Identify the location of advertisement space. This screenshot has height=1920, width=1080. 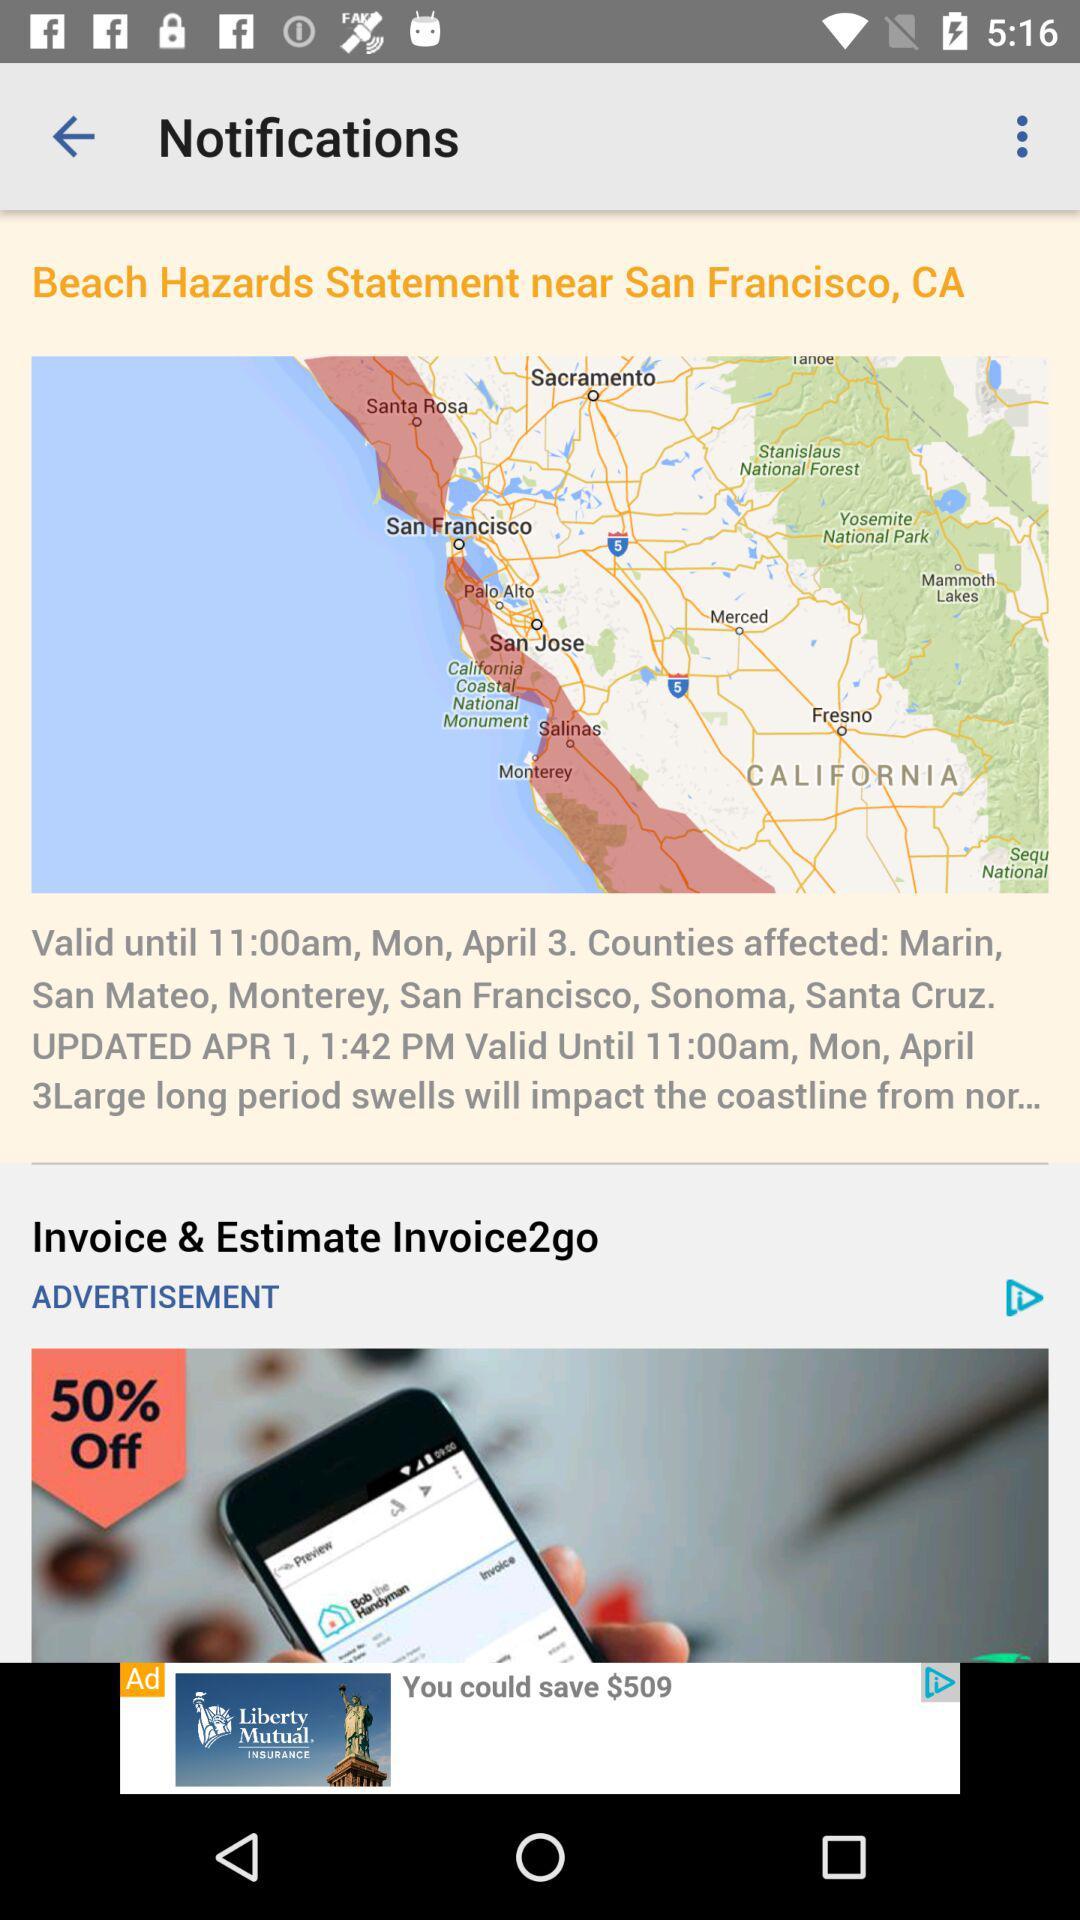
(540, 1727).